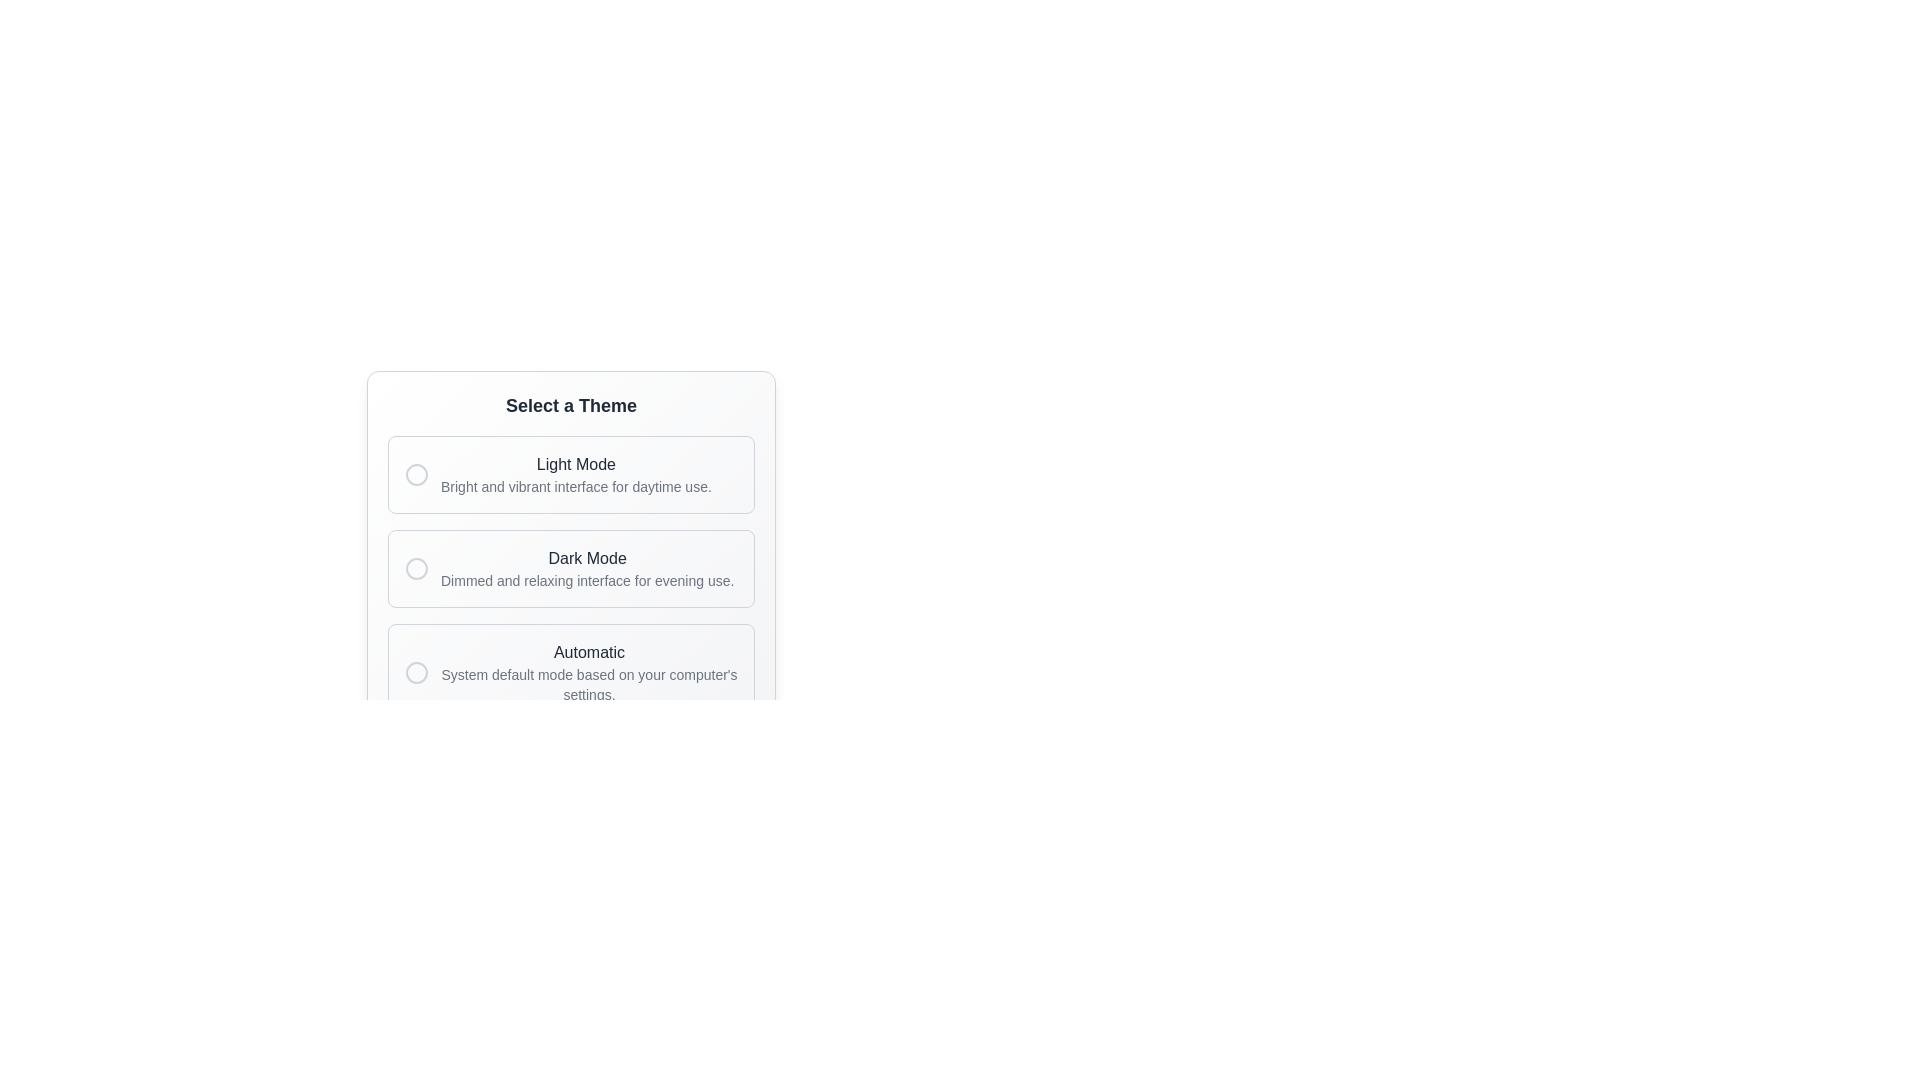 Image resolution: width=1920 pixels, height=1080 pixels. I want to click on the first radio button in the horizontal list that indicates the 'Light Mode' theme, so click(416, 474).